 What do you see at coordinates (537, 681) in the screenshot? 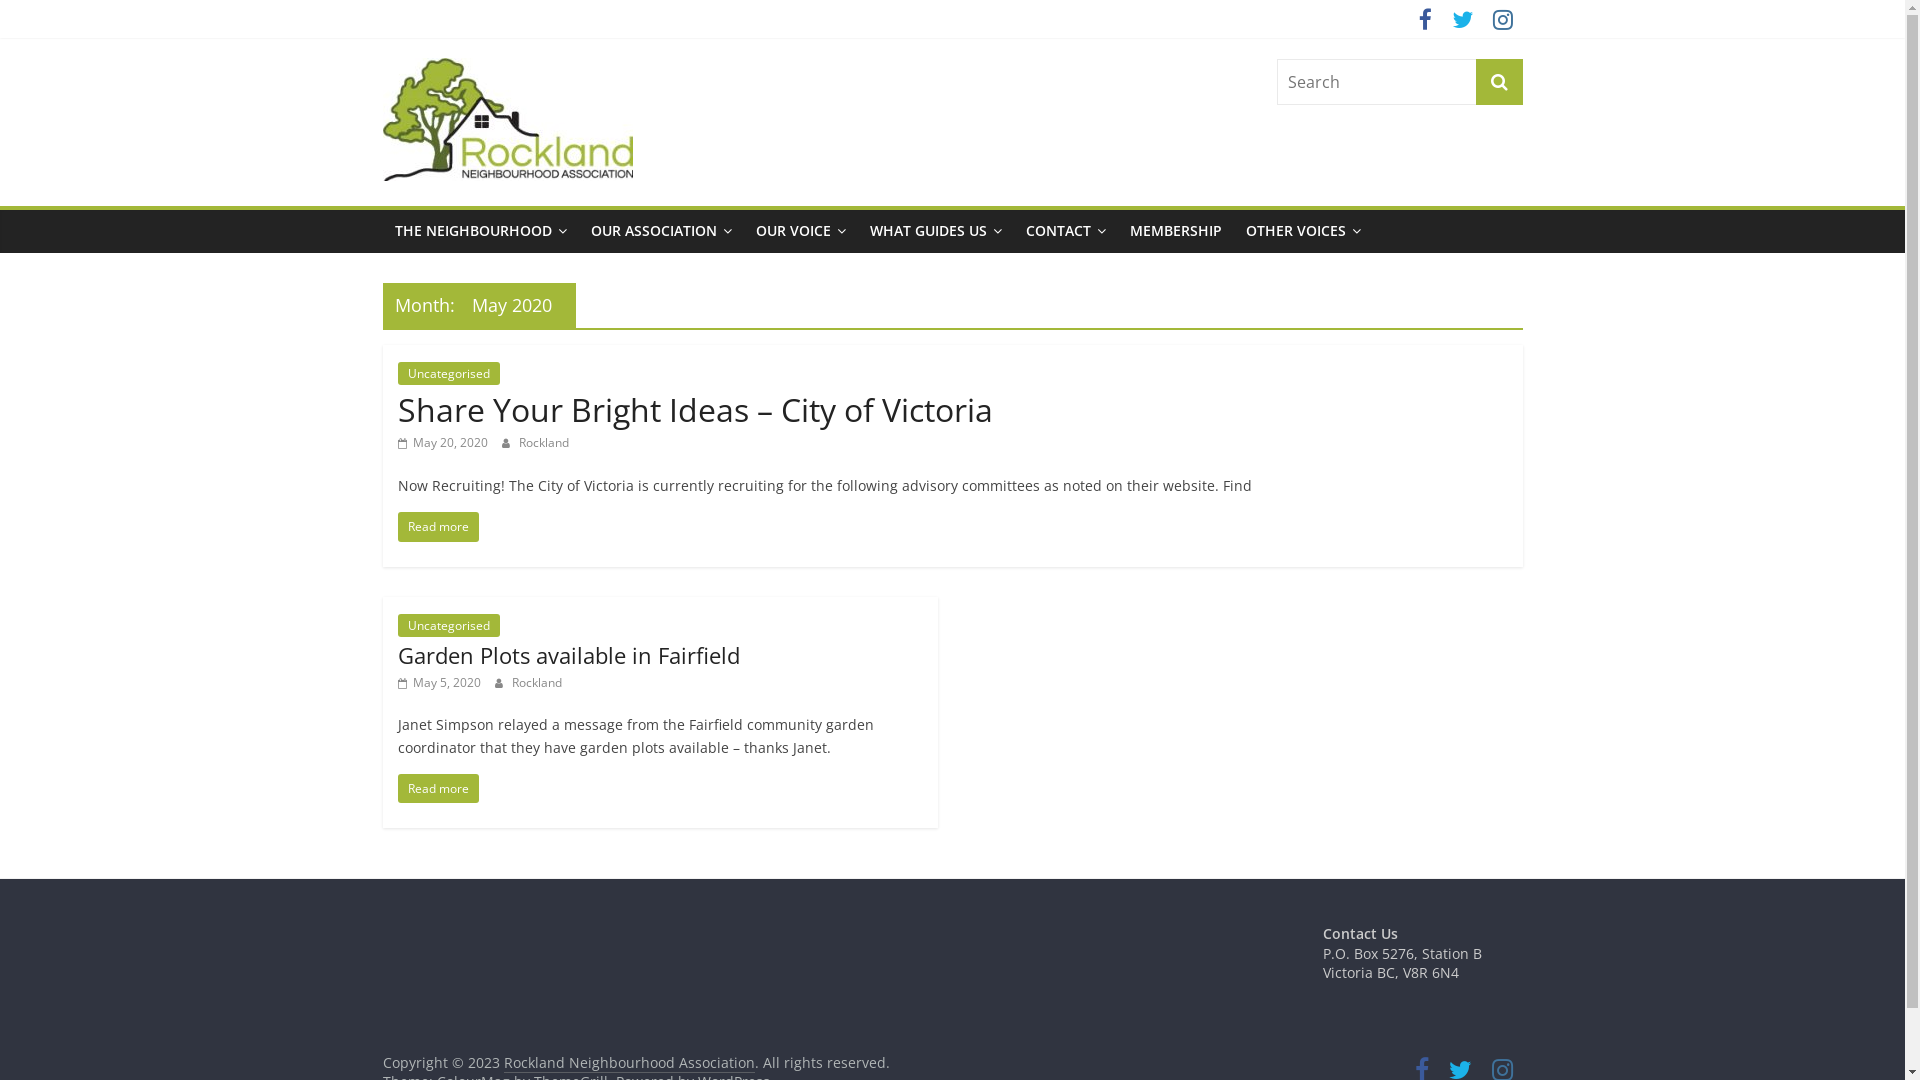
I see `'Rockland'` at bounding box center [537, 681].